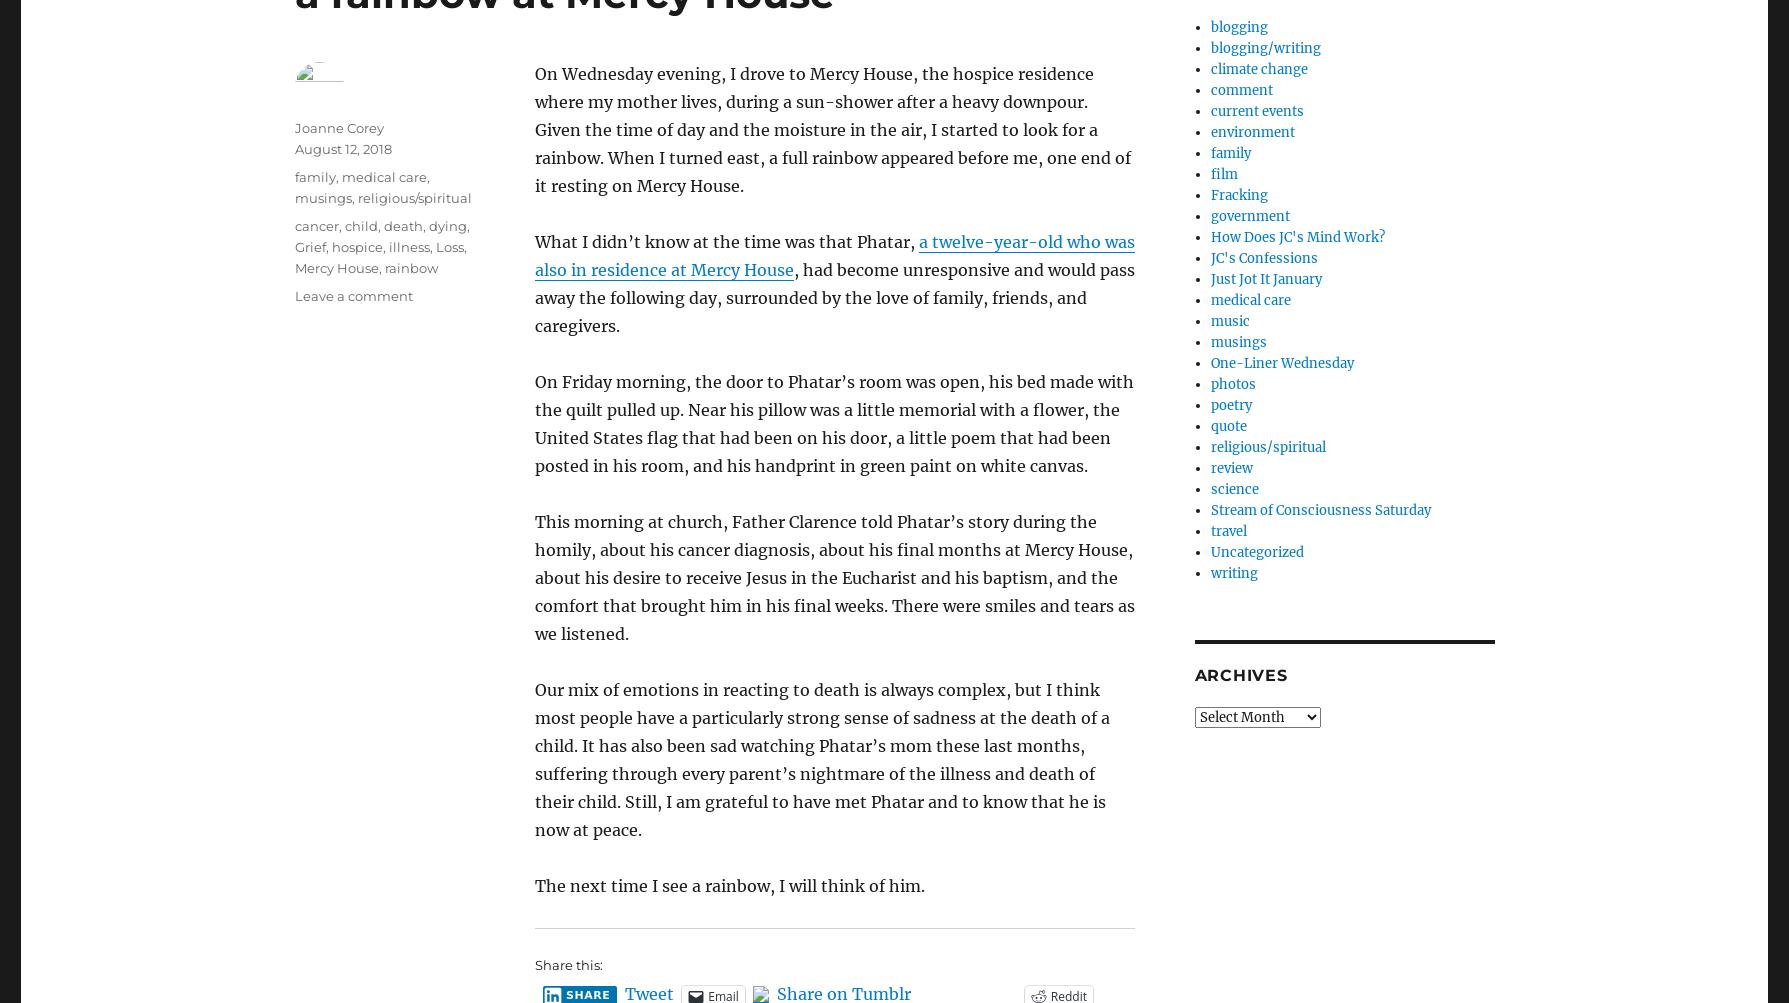  Describe the element at coordinates (729, 885) in the screenshot. I see `'The next time I see a rainbow, I will think of him.'` at that location.